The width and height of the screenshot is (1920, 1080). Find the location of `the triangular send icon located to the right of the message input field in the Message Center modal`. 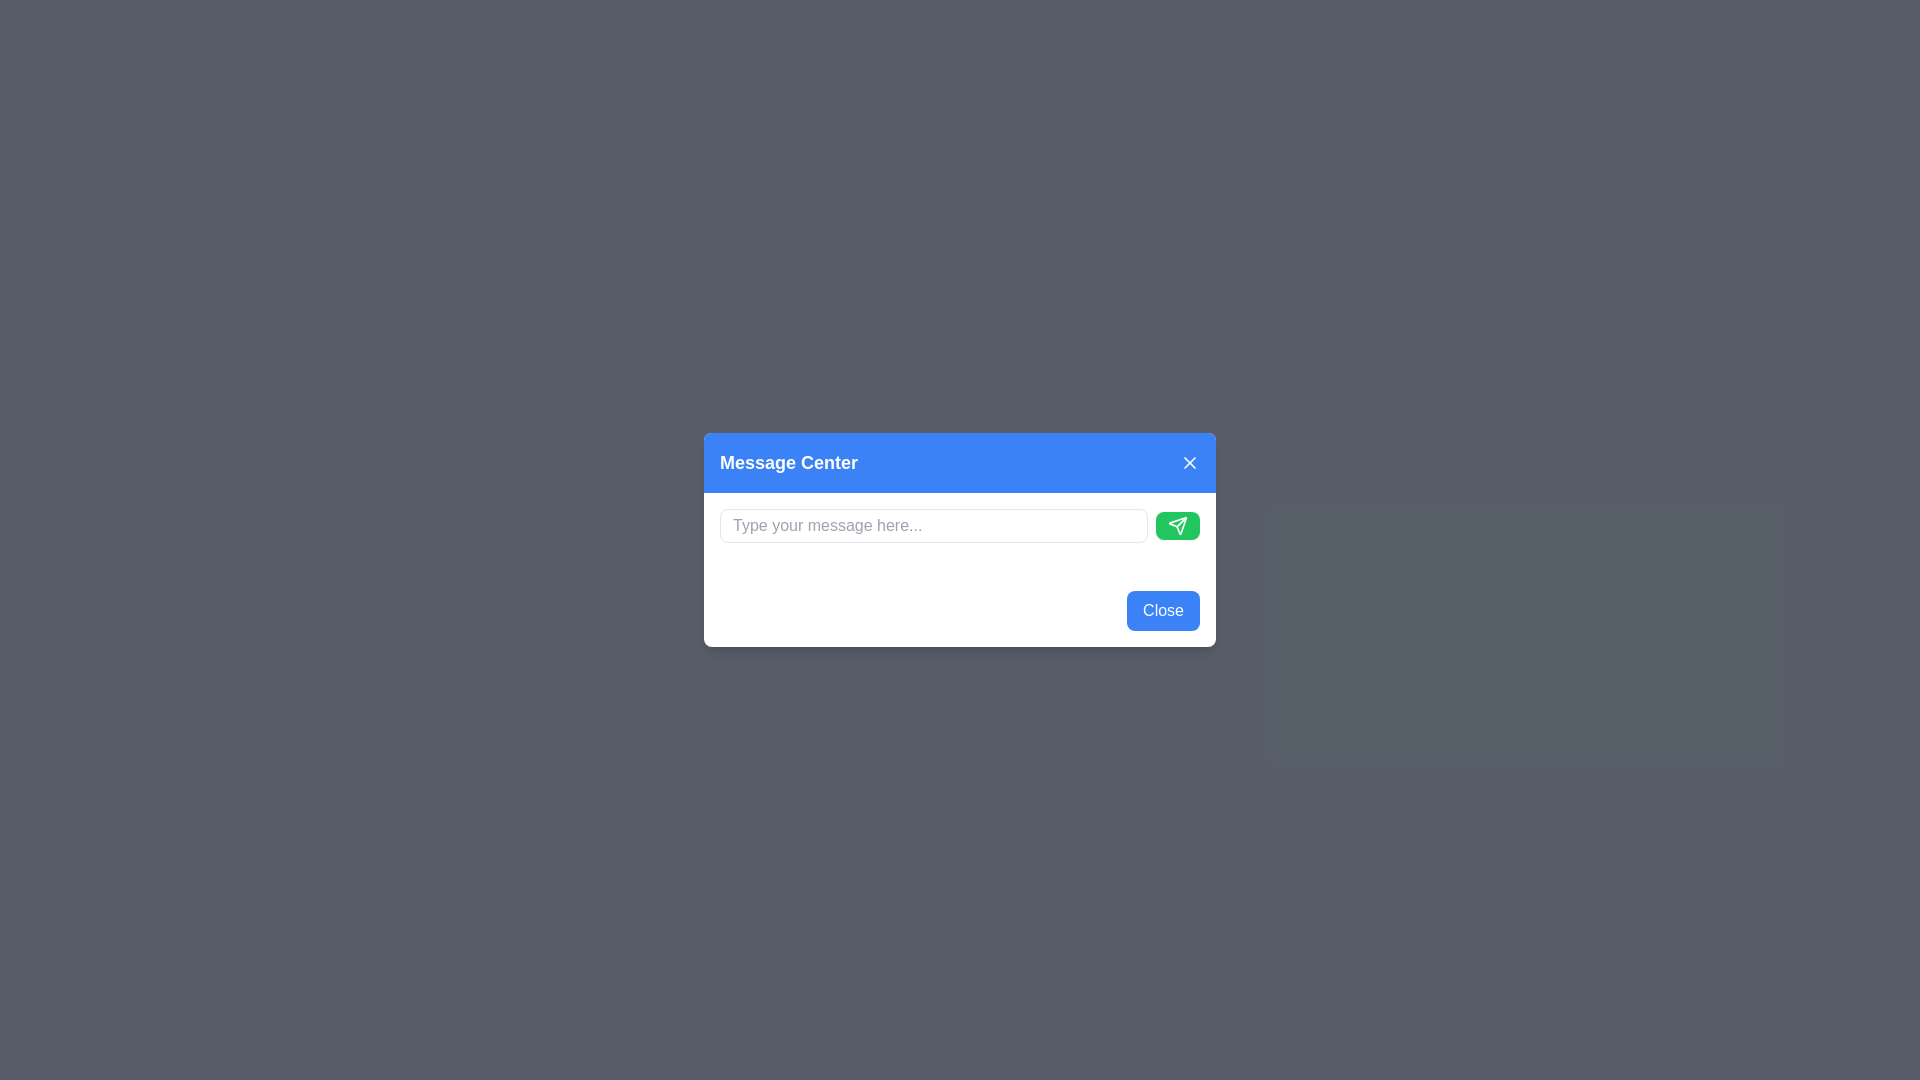

the triangular send icon located to the right of the message input field in the Message Center modal is located at coordinates (1177, 524).